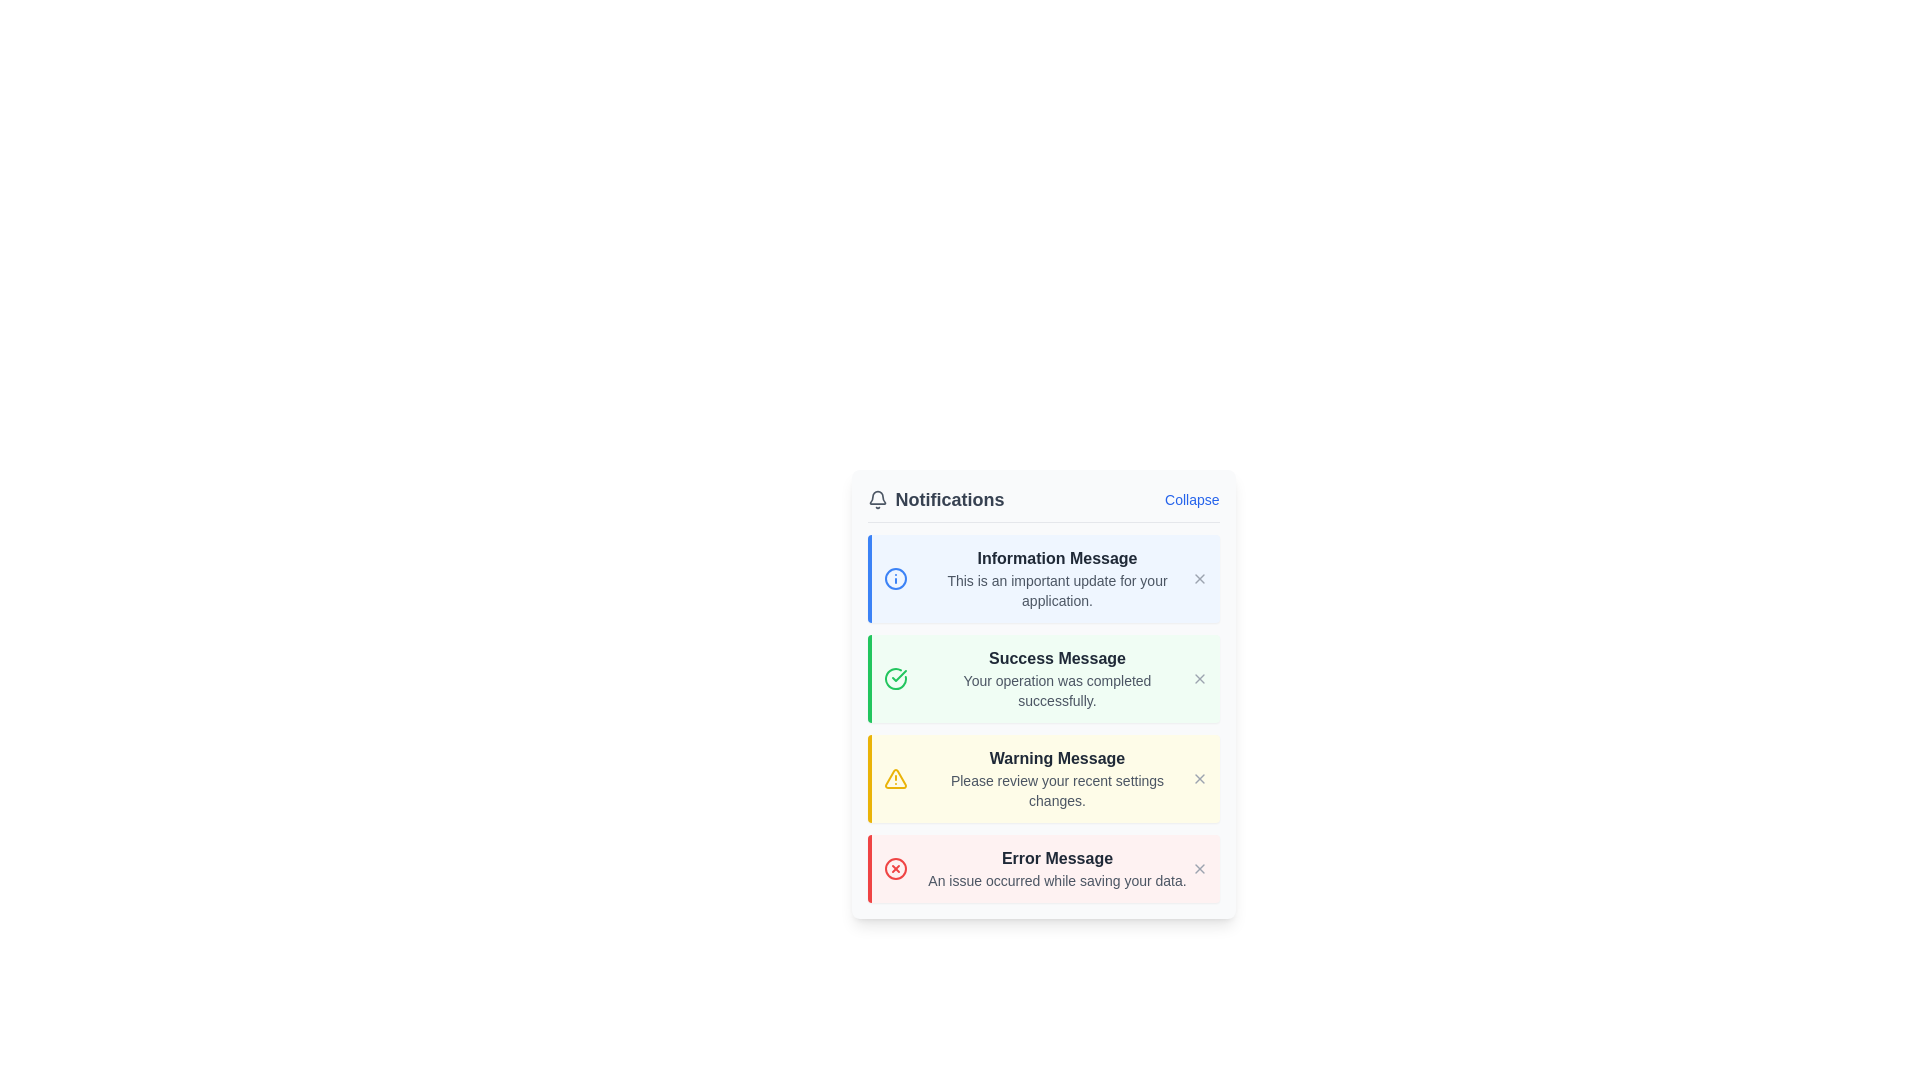 The image size is (1920, 1080). What do you see at coordinates (1199, 778) in the screenshot?
I see `the close icon button ('X') located to the right of the warning message in the third notification box` at bounding box center [1199, 778].